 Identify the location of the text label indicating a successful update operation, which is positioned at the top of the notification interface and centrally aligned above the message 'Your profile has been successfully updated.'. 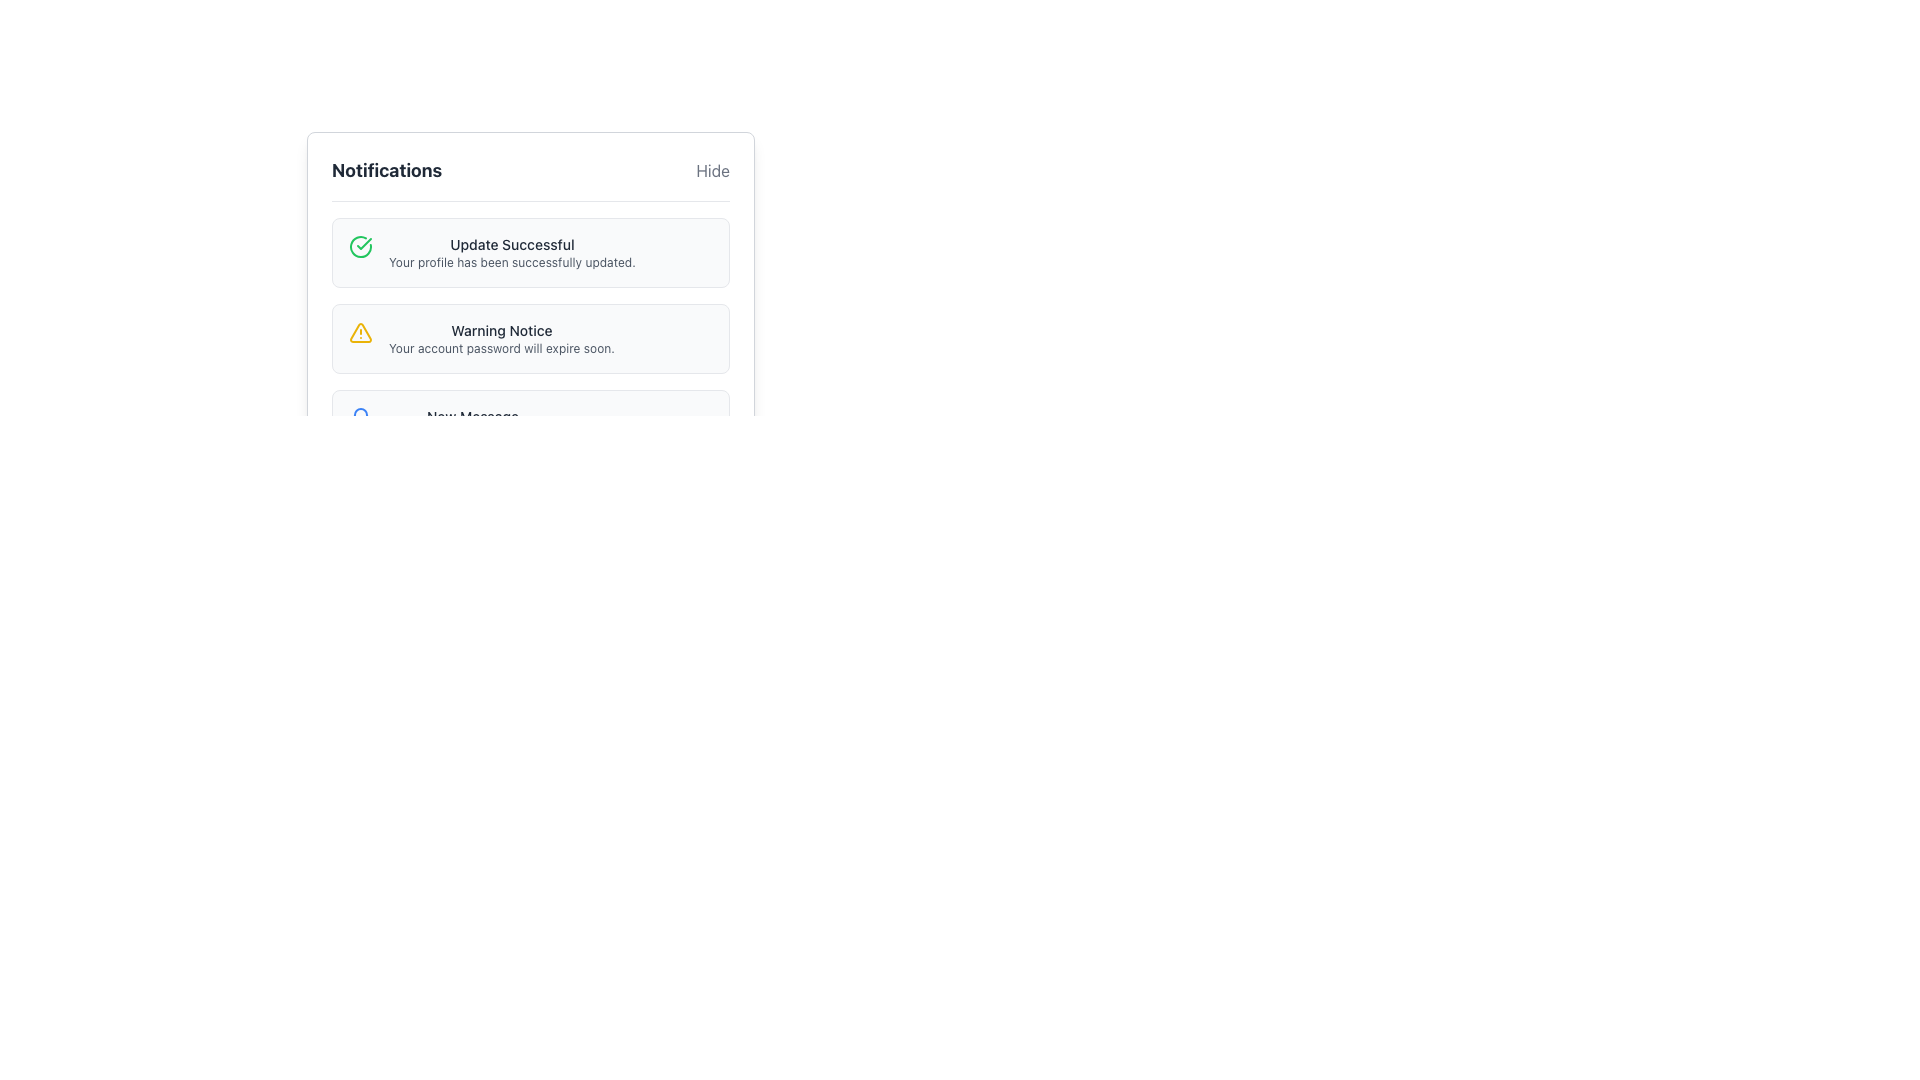
(512, 244).